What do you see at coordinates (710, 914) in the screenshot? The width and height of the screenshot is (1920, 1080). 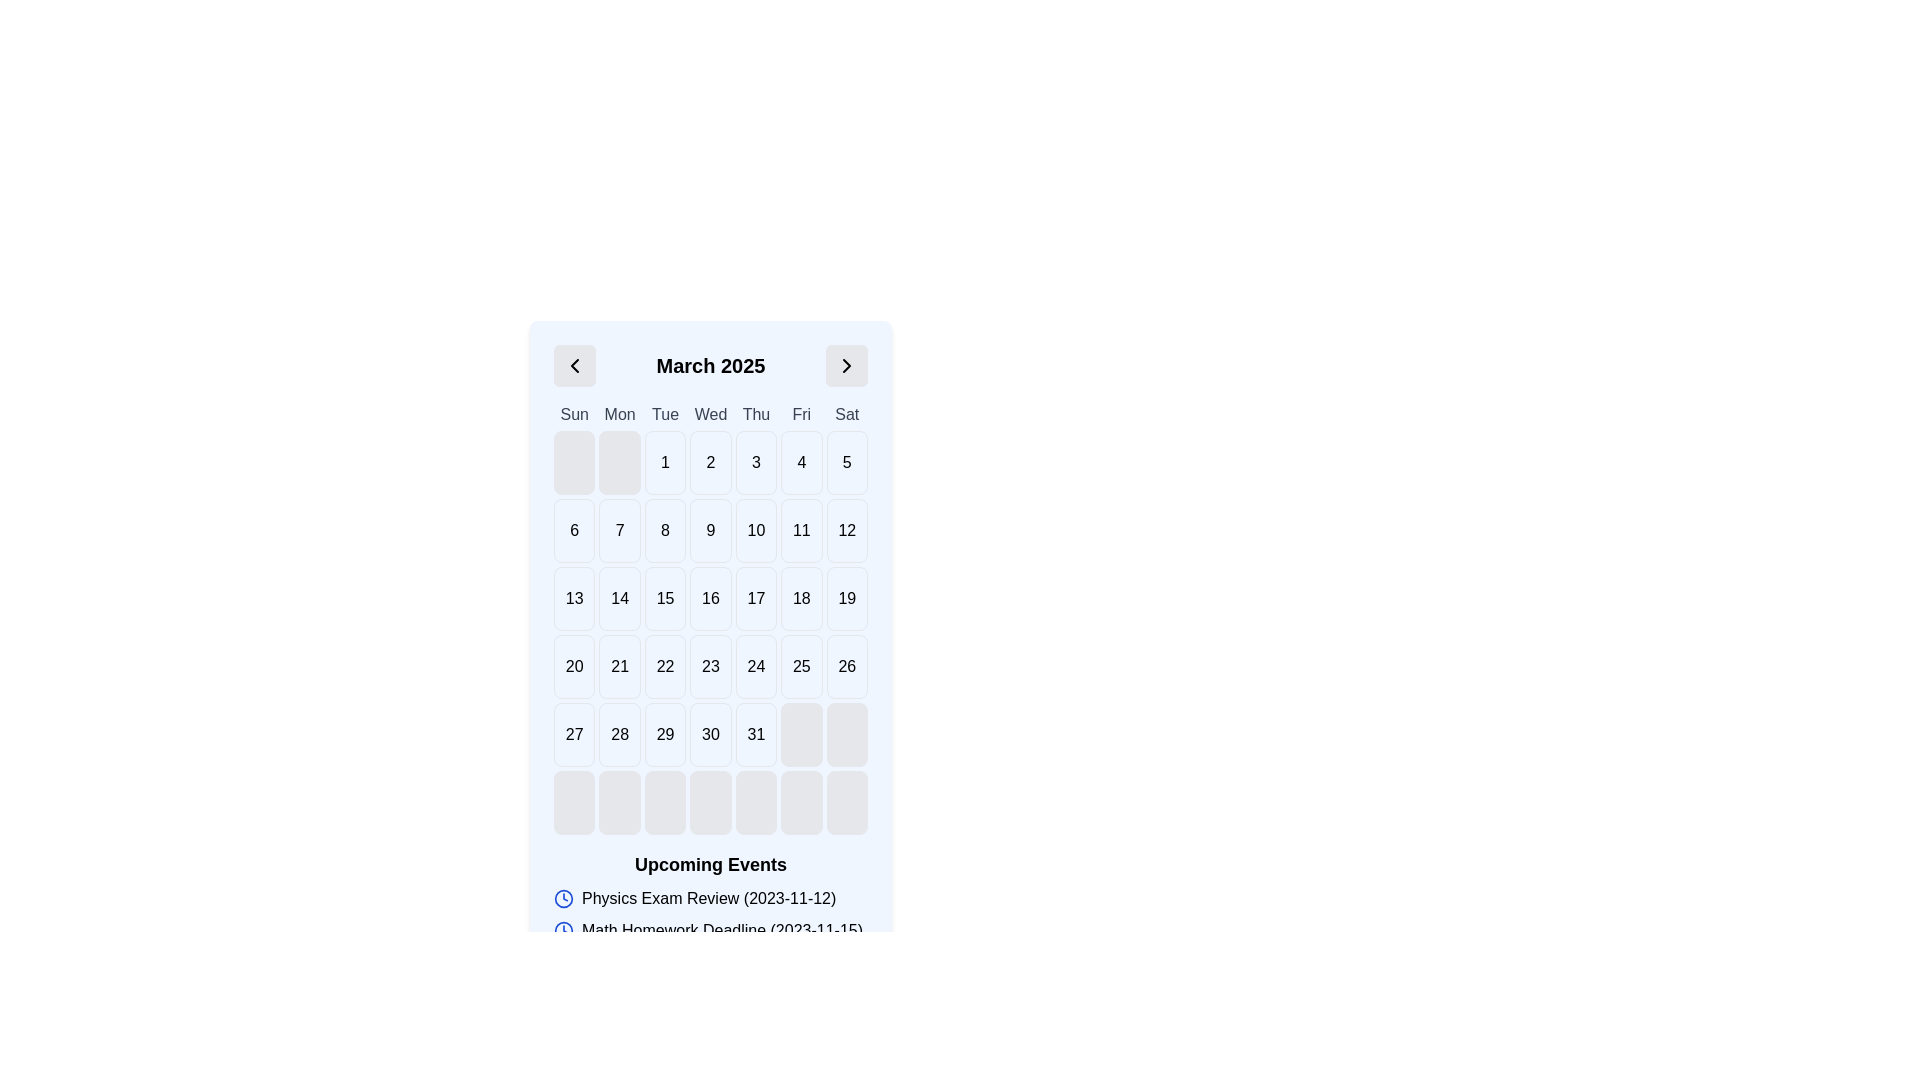 I see `the text content group that visualizes upcoming educational events related to physics and mathematics, located beneath the 'Upcoming Events' heading in the calendar widget` at bounding box center [710, 914].